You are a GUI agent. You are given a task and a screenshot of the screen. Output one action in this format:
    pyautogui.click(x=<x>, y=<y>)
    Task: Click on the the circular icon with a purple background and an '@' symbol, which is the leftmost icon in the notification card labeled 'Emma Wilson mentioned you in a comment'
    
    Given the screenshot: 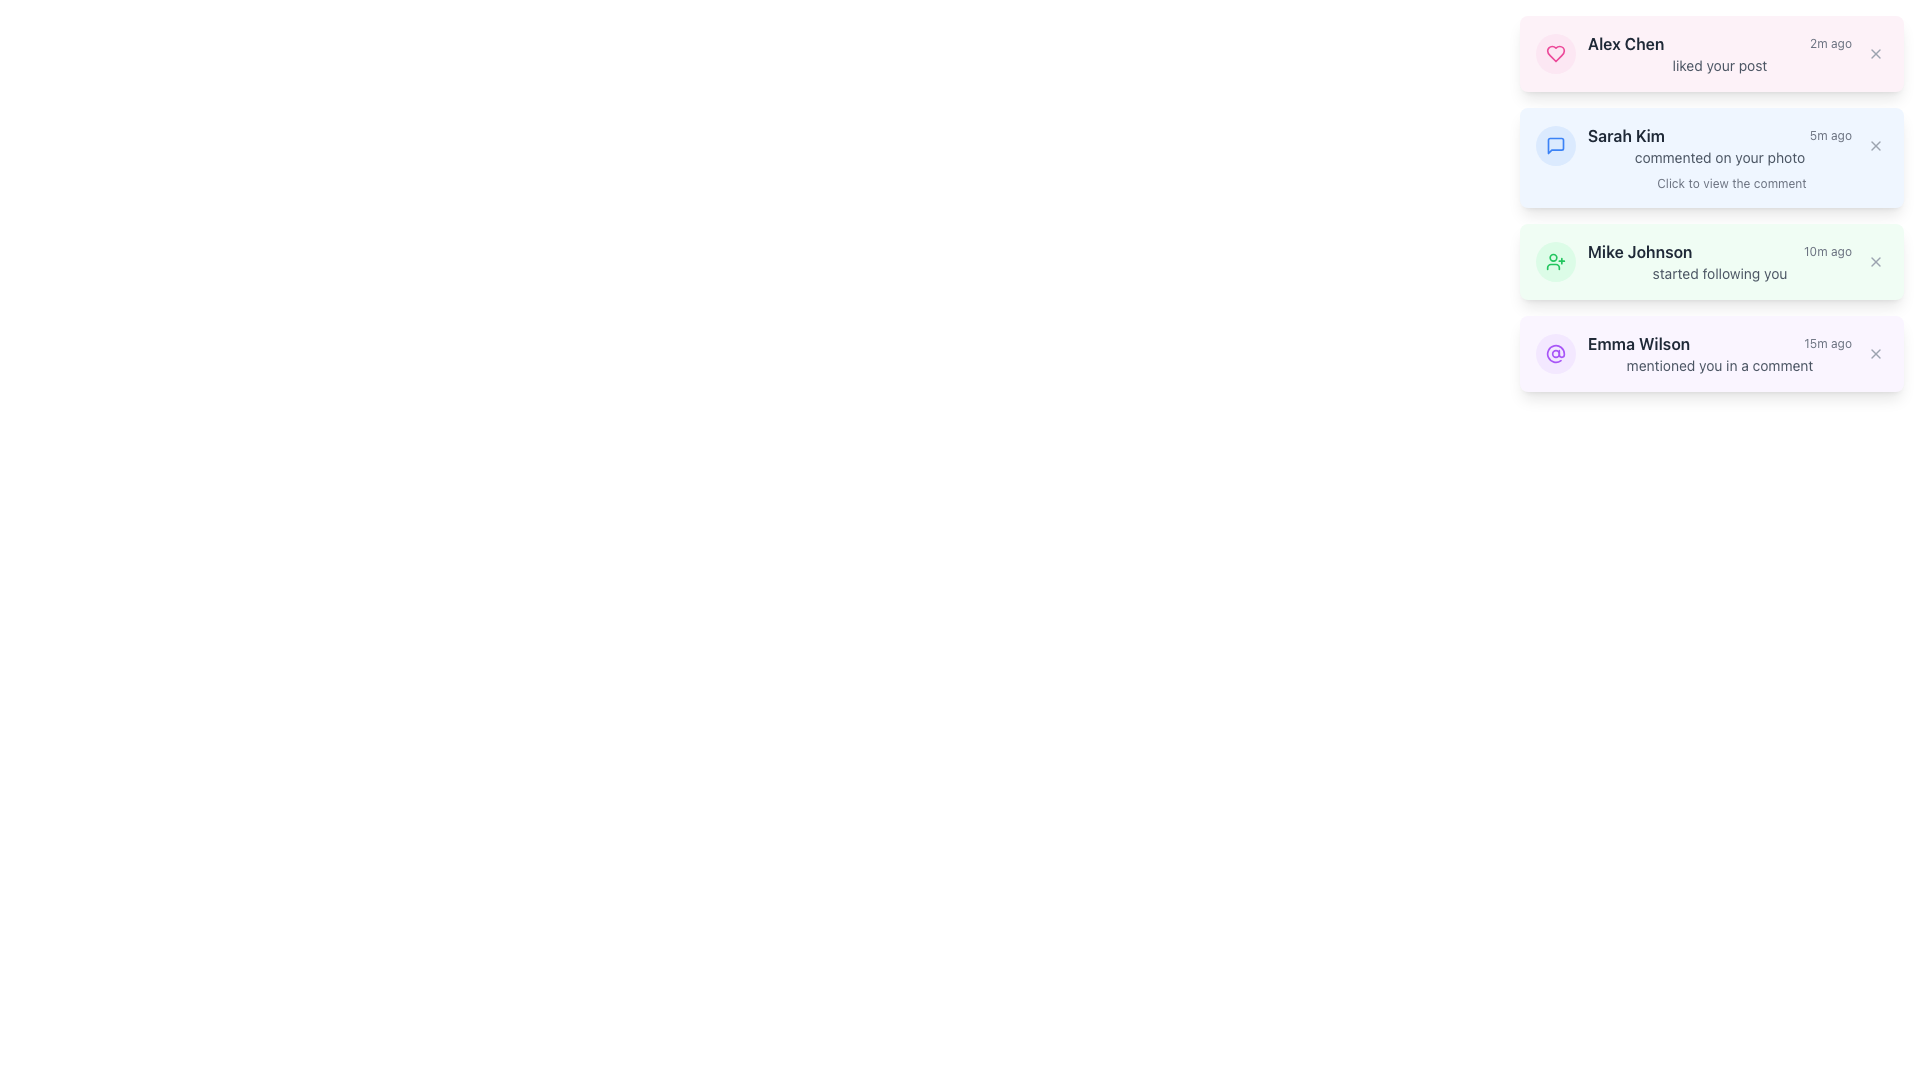 What is the action you would take?
    pyautogui.click(x=1554, y=353)
    